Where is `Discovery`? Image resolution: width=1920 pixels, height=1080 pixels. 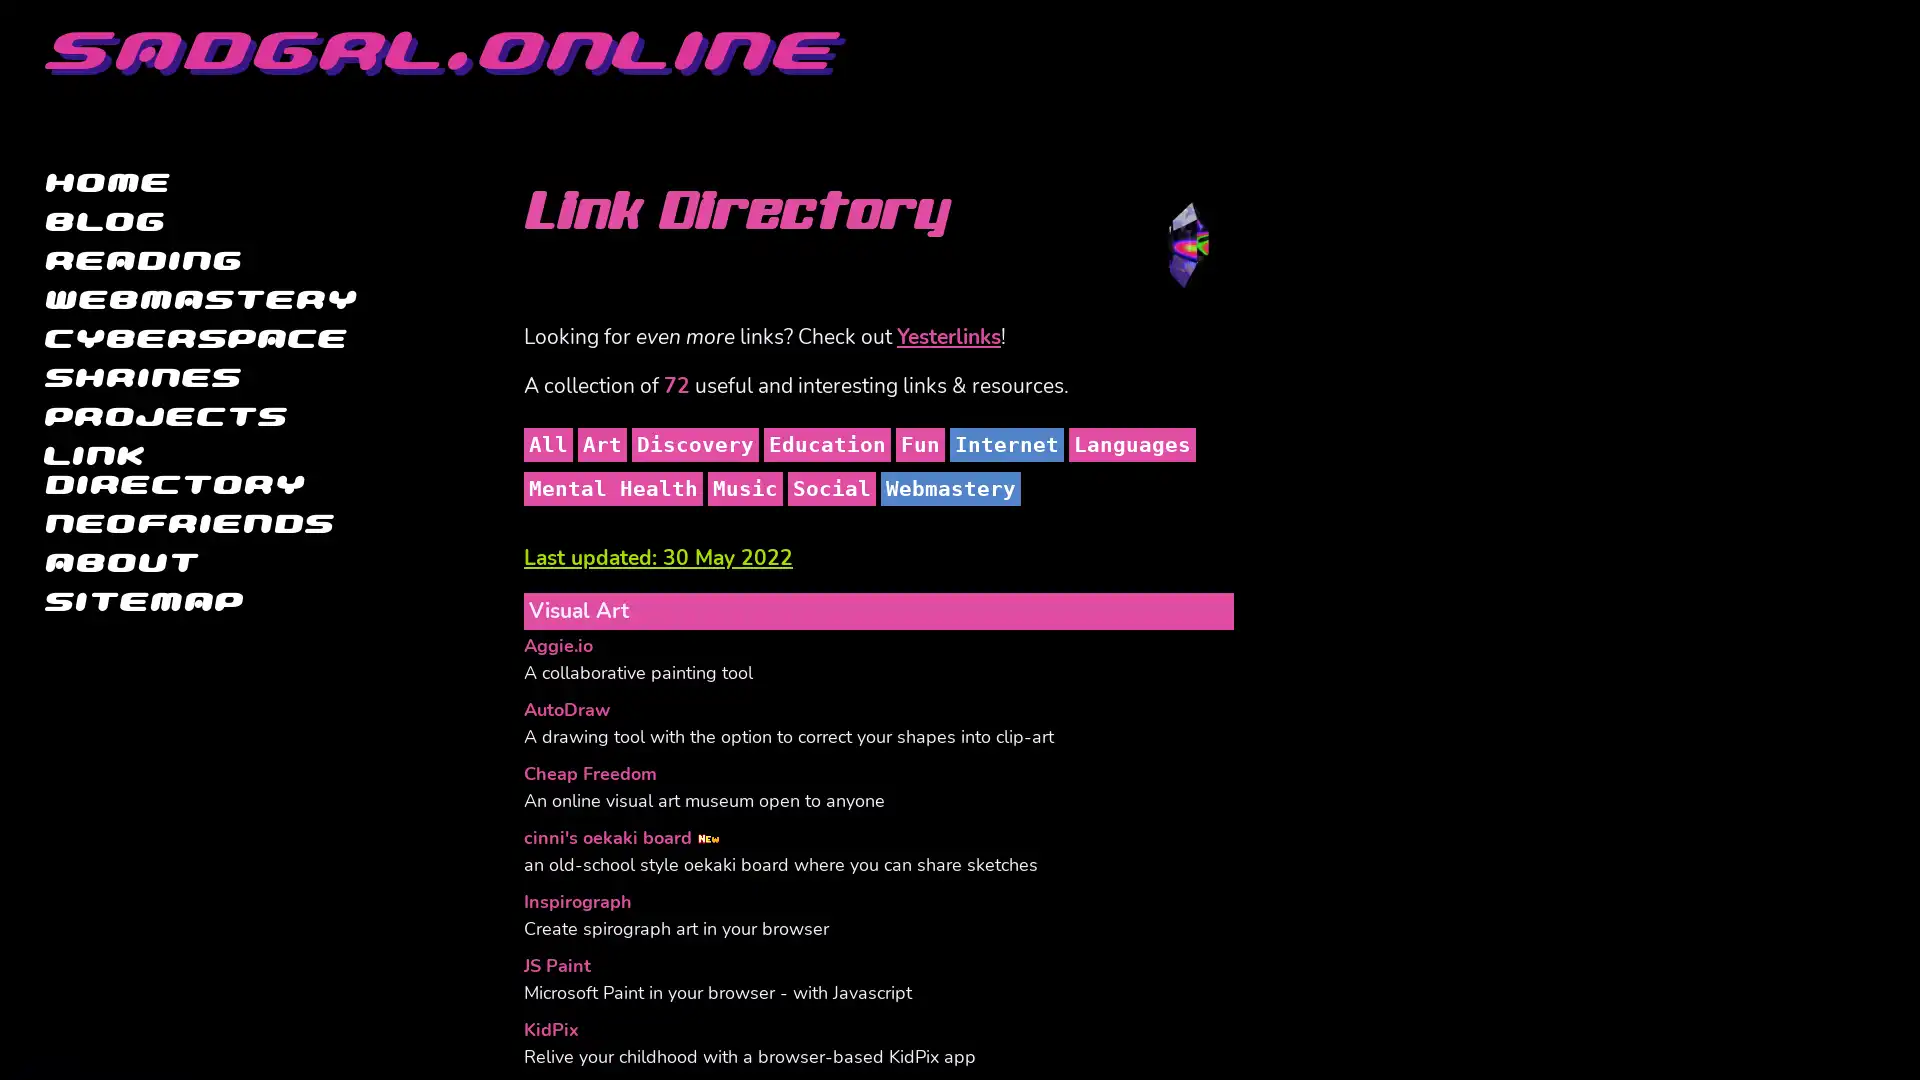
Discovery is located at coordinates (695, 442).